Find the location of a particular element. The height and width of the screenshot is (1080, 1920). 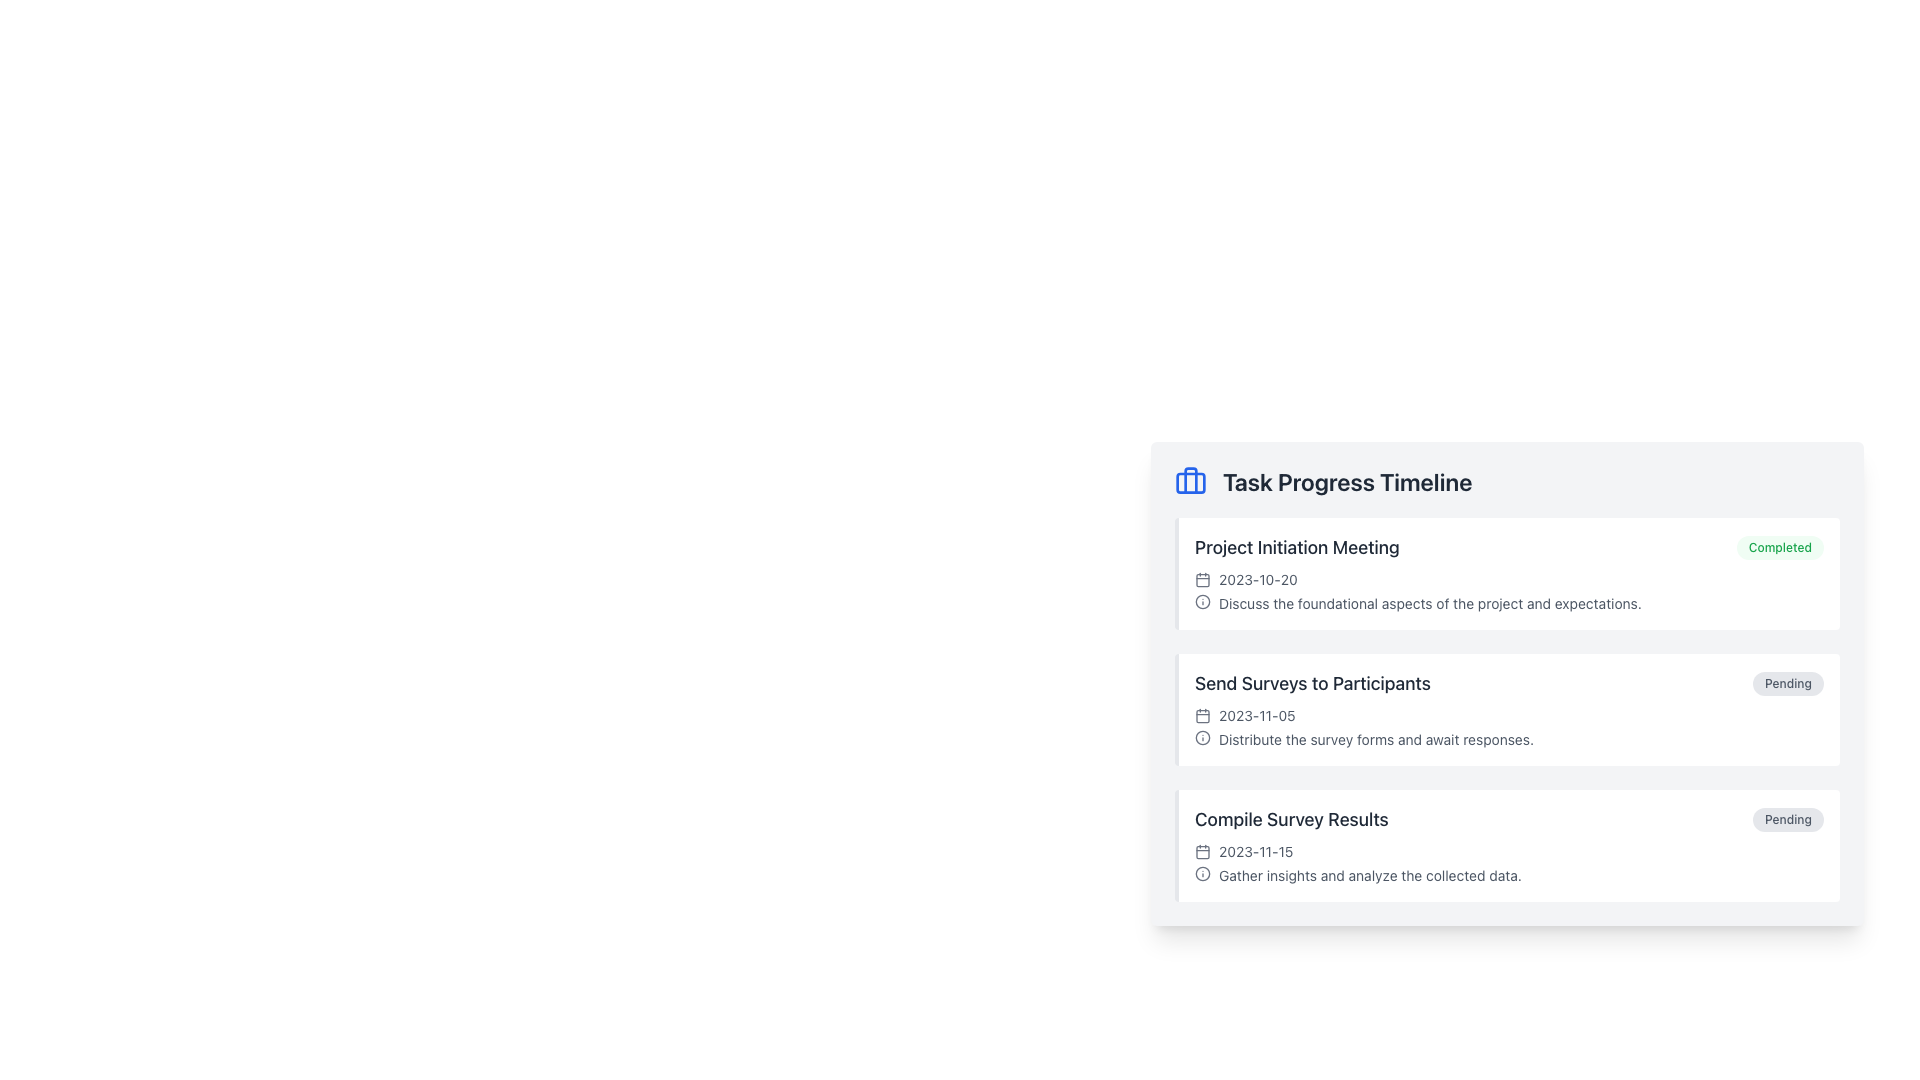

text description with date and icon located below the 'Send Surveys to Participants' section in the 'Task Progress Timeline' list under 'Compile Survey Results' is located at coordinates (1509, 863).